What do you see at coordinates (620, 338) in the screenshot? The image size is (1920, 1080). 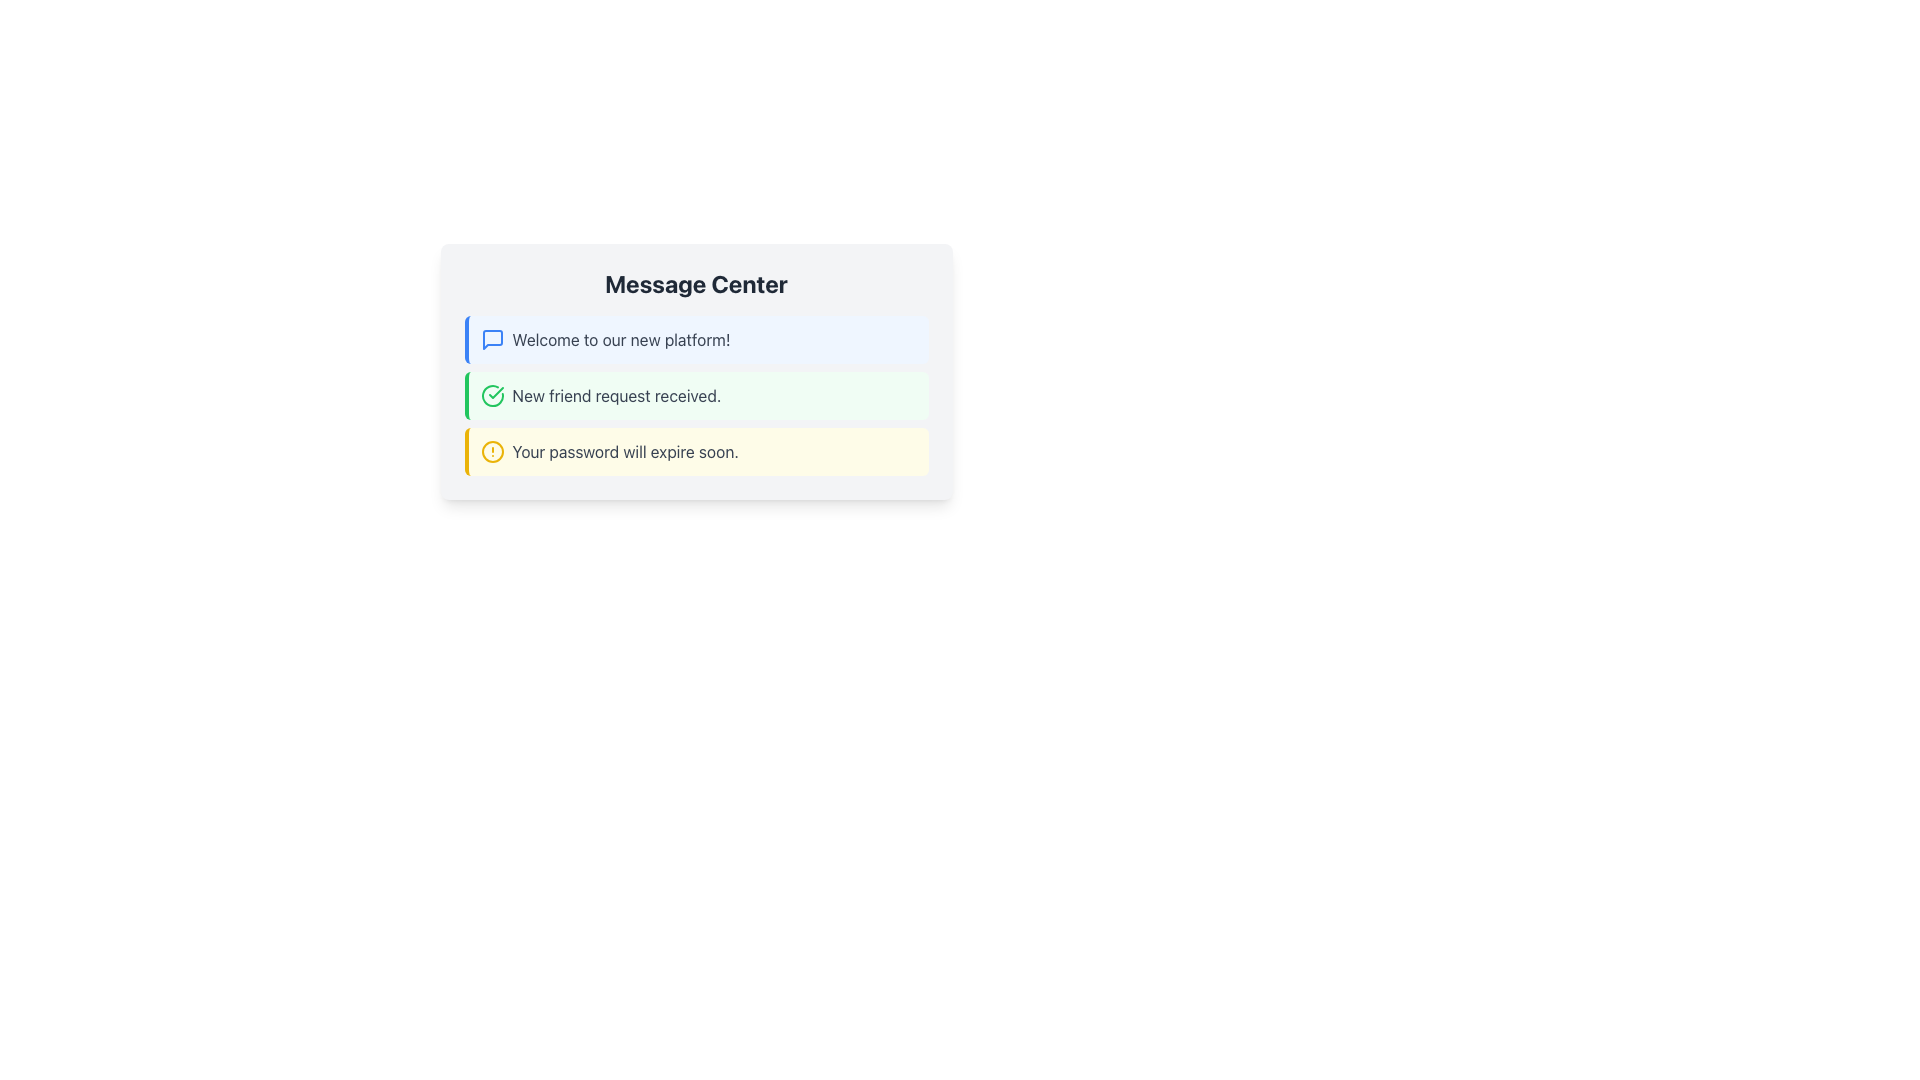 I see `message labeled 'Welcome to our new platform!' in the notification card with a light blue background and blue left border, located in the 'Message Center' panel` at bounding box center [620, 338].